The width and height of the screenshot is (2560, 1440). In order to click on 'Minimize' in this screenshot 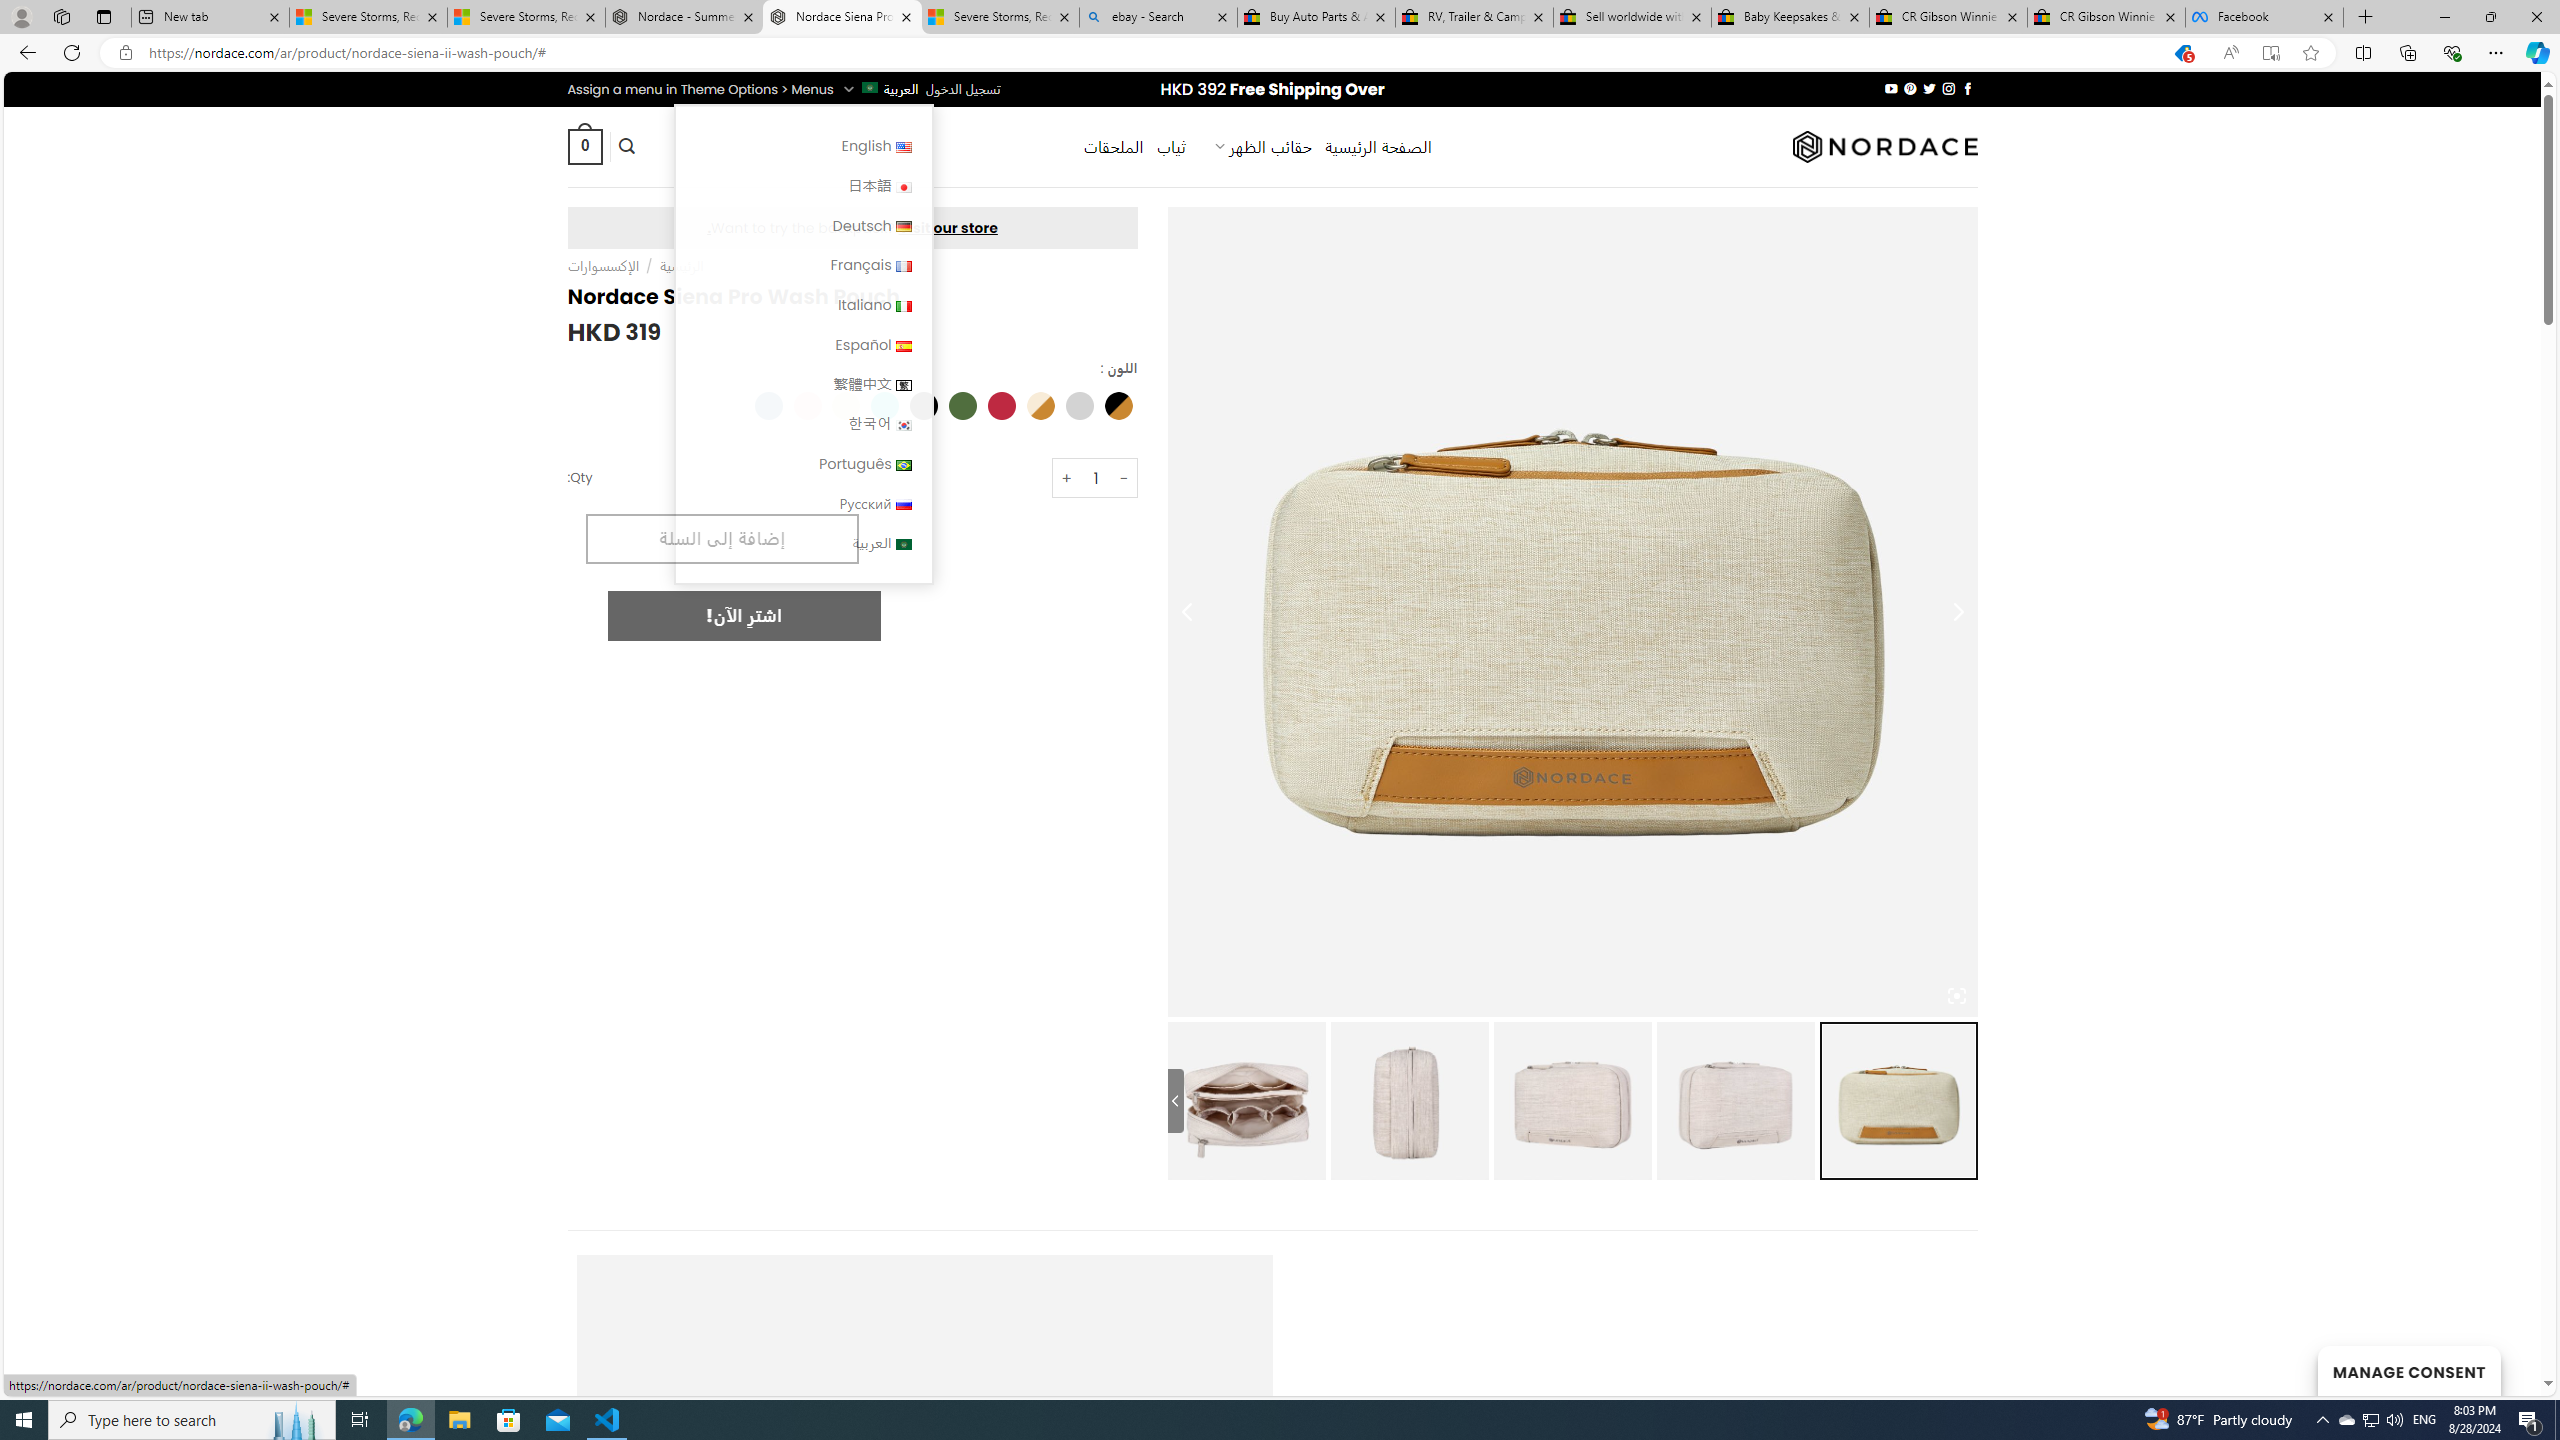, I will do `click(2443, 16)`.